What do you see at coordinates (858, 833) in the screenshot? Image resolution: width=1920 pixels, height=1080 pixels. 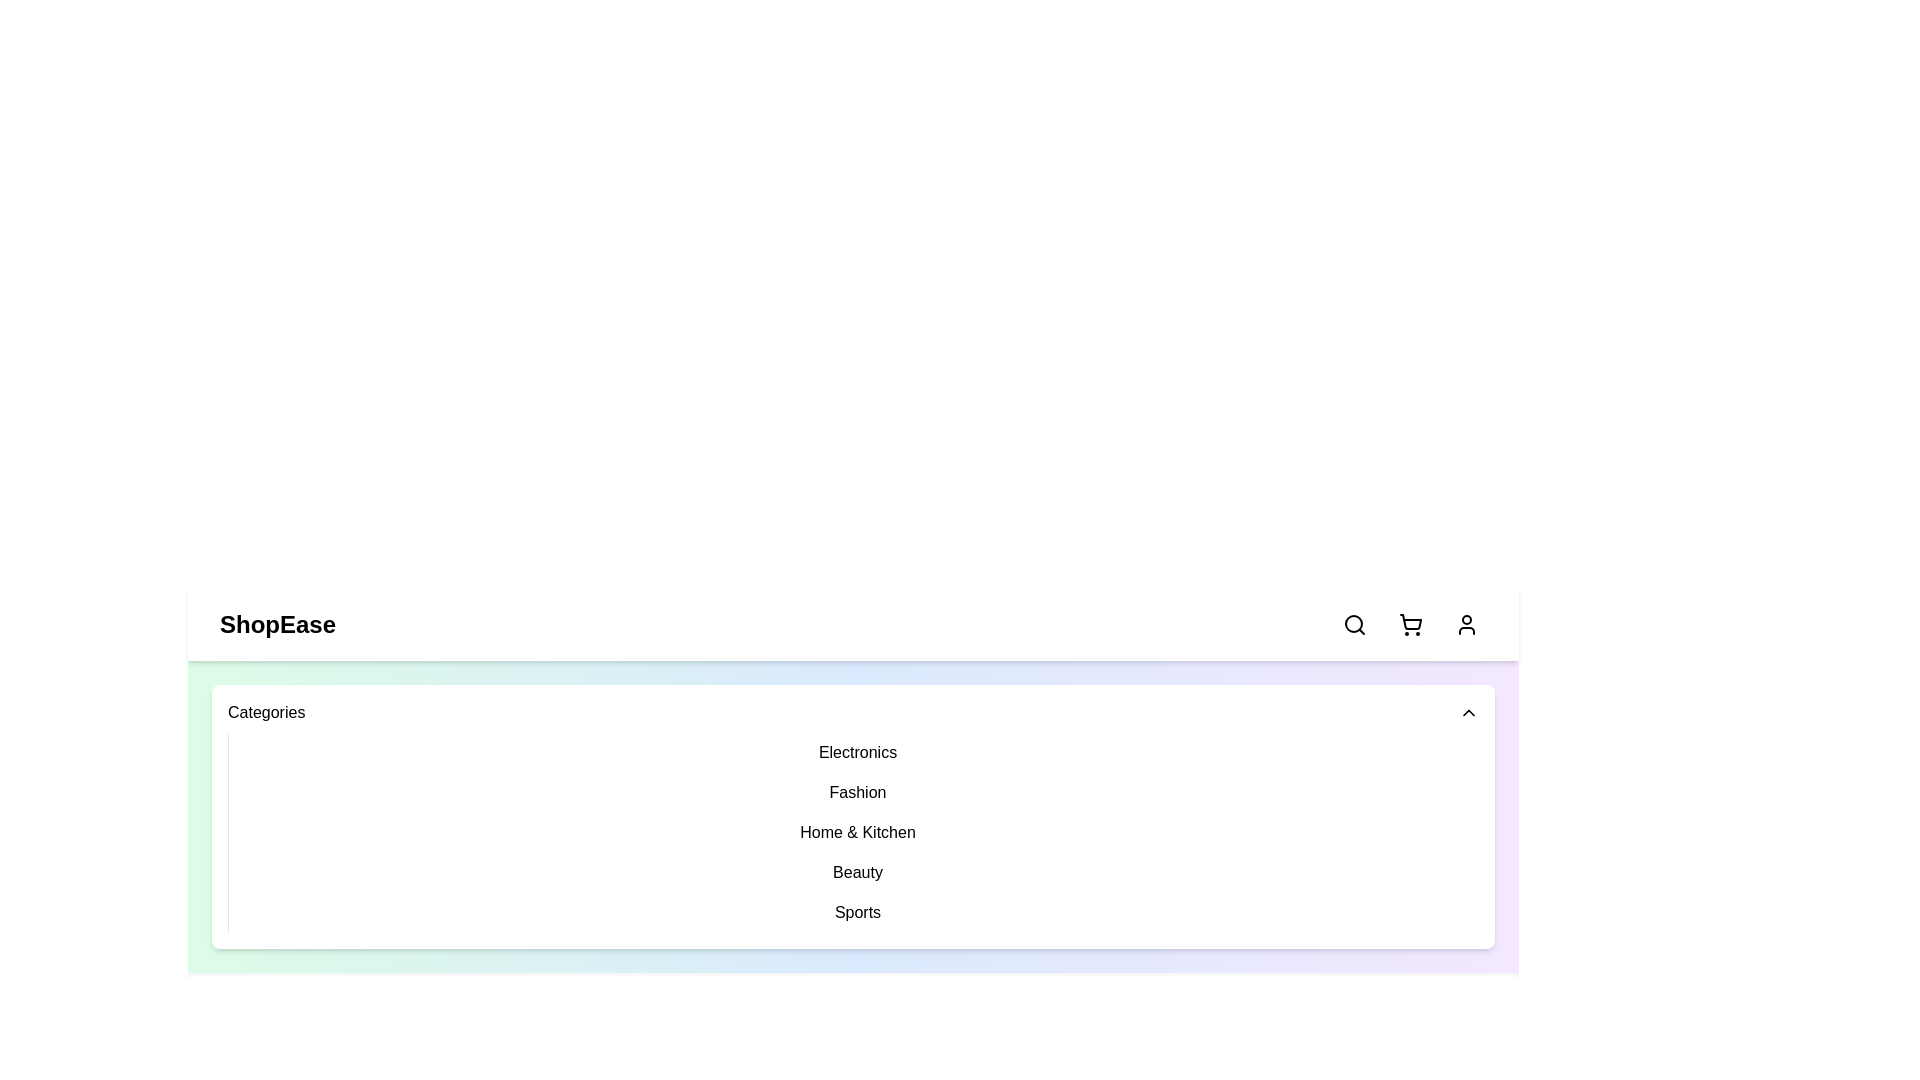 I see `the static text label displaying 'Home & Kitchen', which is the third entry in the list of categories, positioned below 'Fashion' and above 'Beauty'` at bounding box center [858, 833].